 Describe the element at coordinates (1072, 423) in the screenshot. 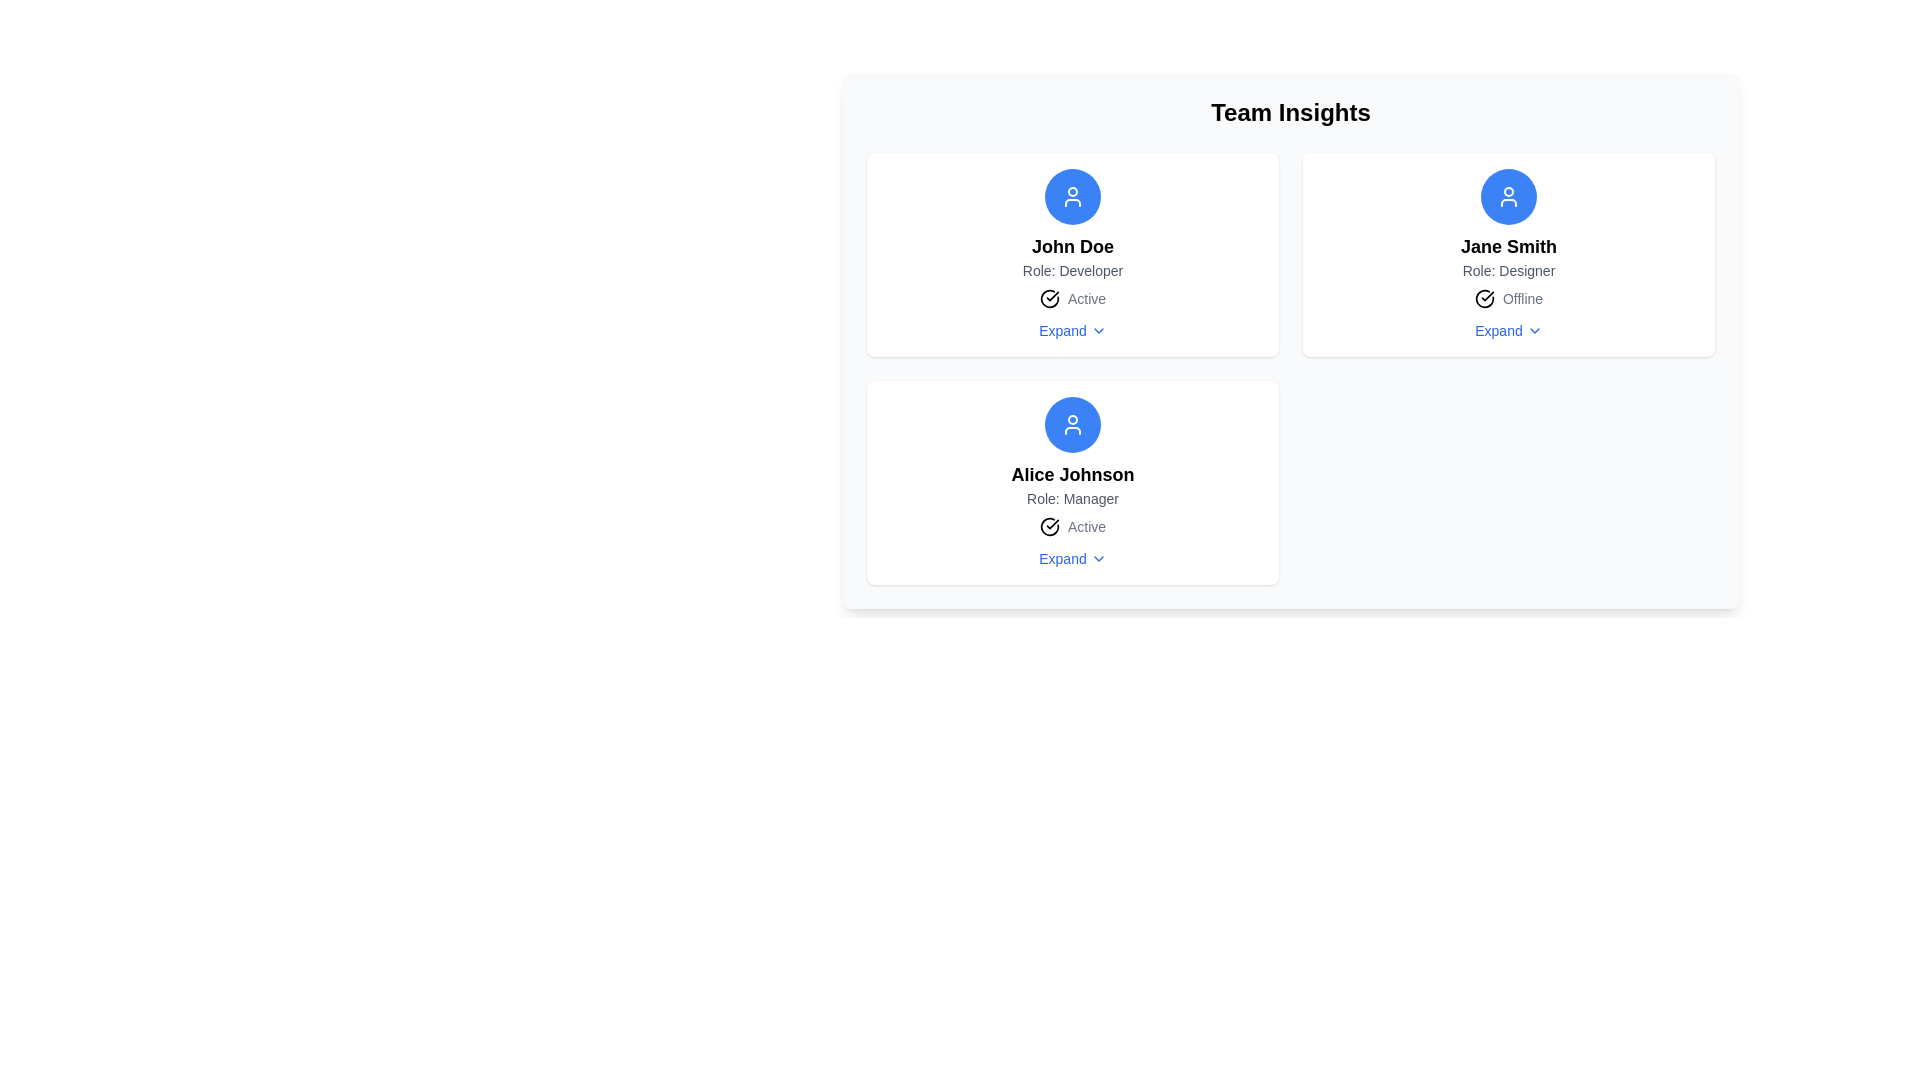

I see `the avatar icon representing the 'Alice Johnson' profile located at the center of the card, positioned above the name and role text` at that location.